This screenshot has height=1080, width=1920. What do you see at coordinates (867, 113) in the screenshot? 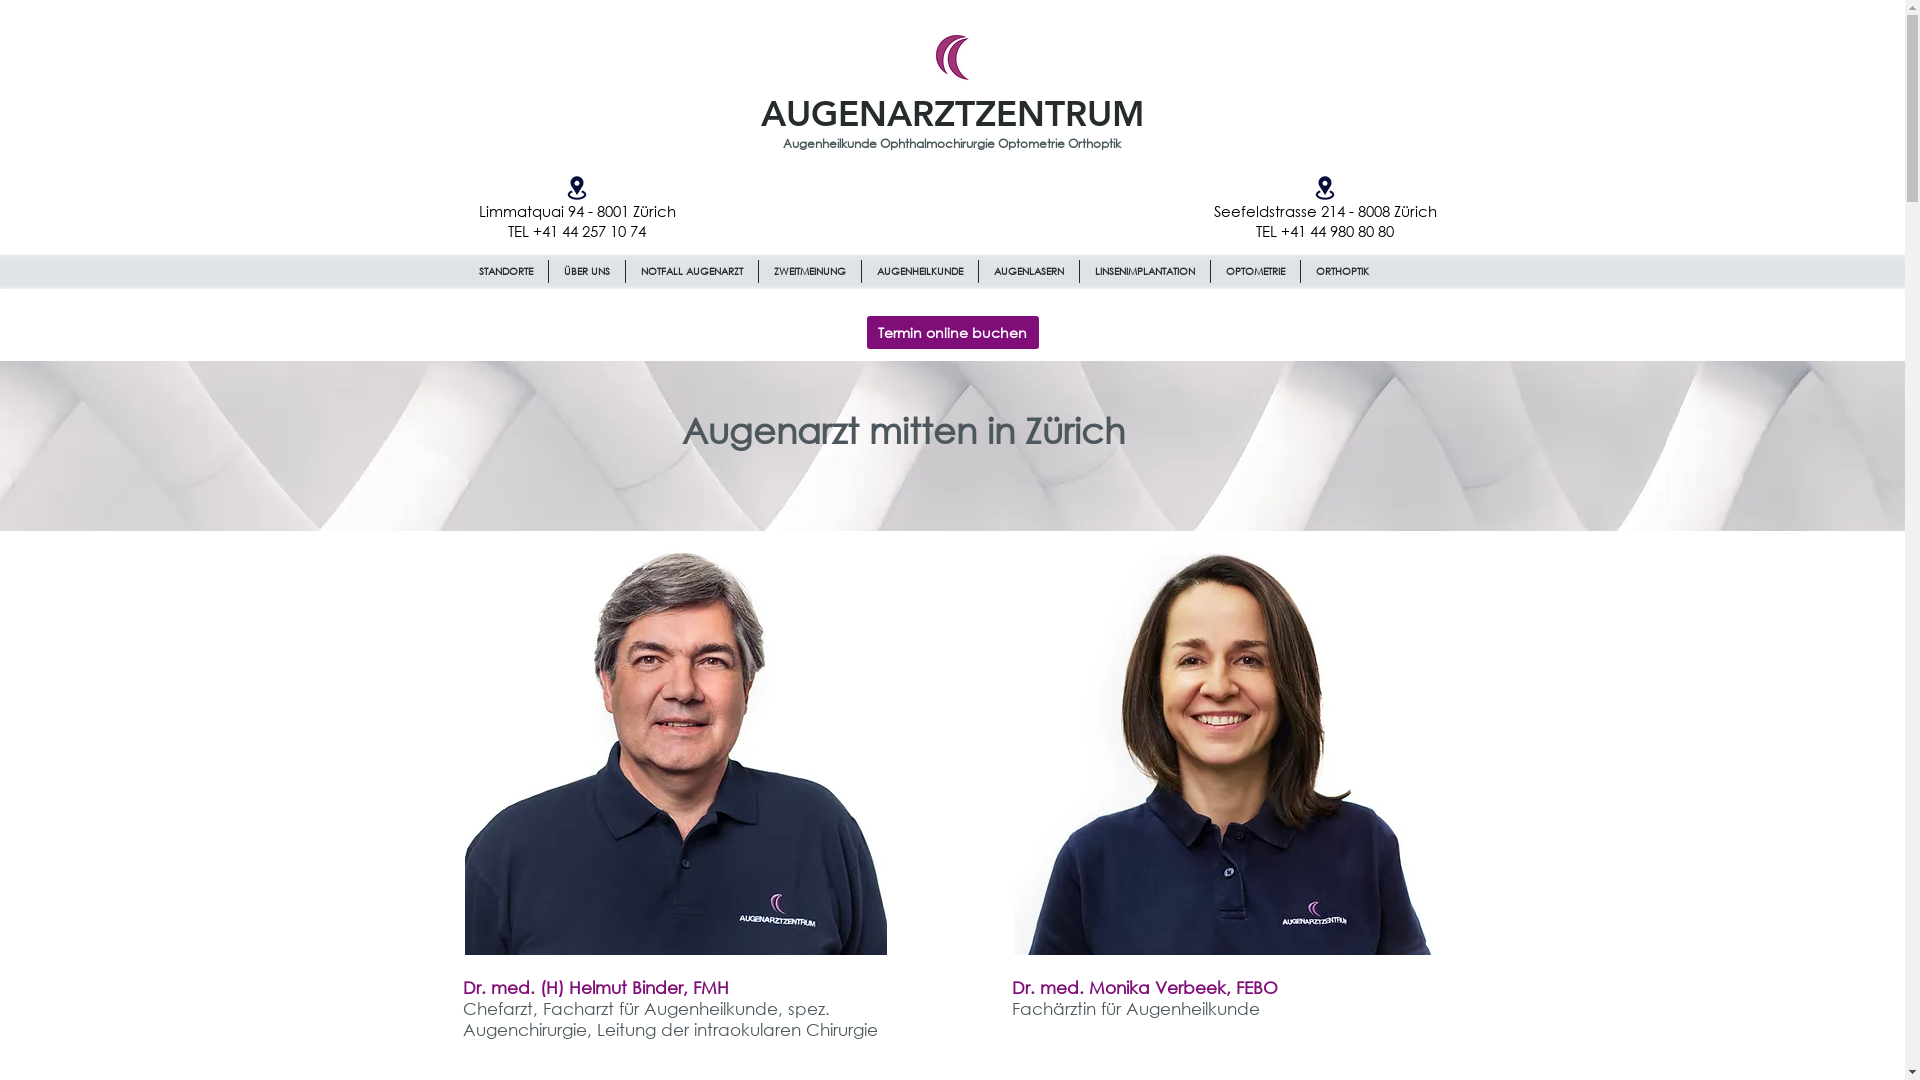
I see `'AUGENARZT'` at bounding box center [867, 113].